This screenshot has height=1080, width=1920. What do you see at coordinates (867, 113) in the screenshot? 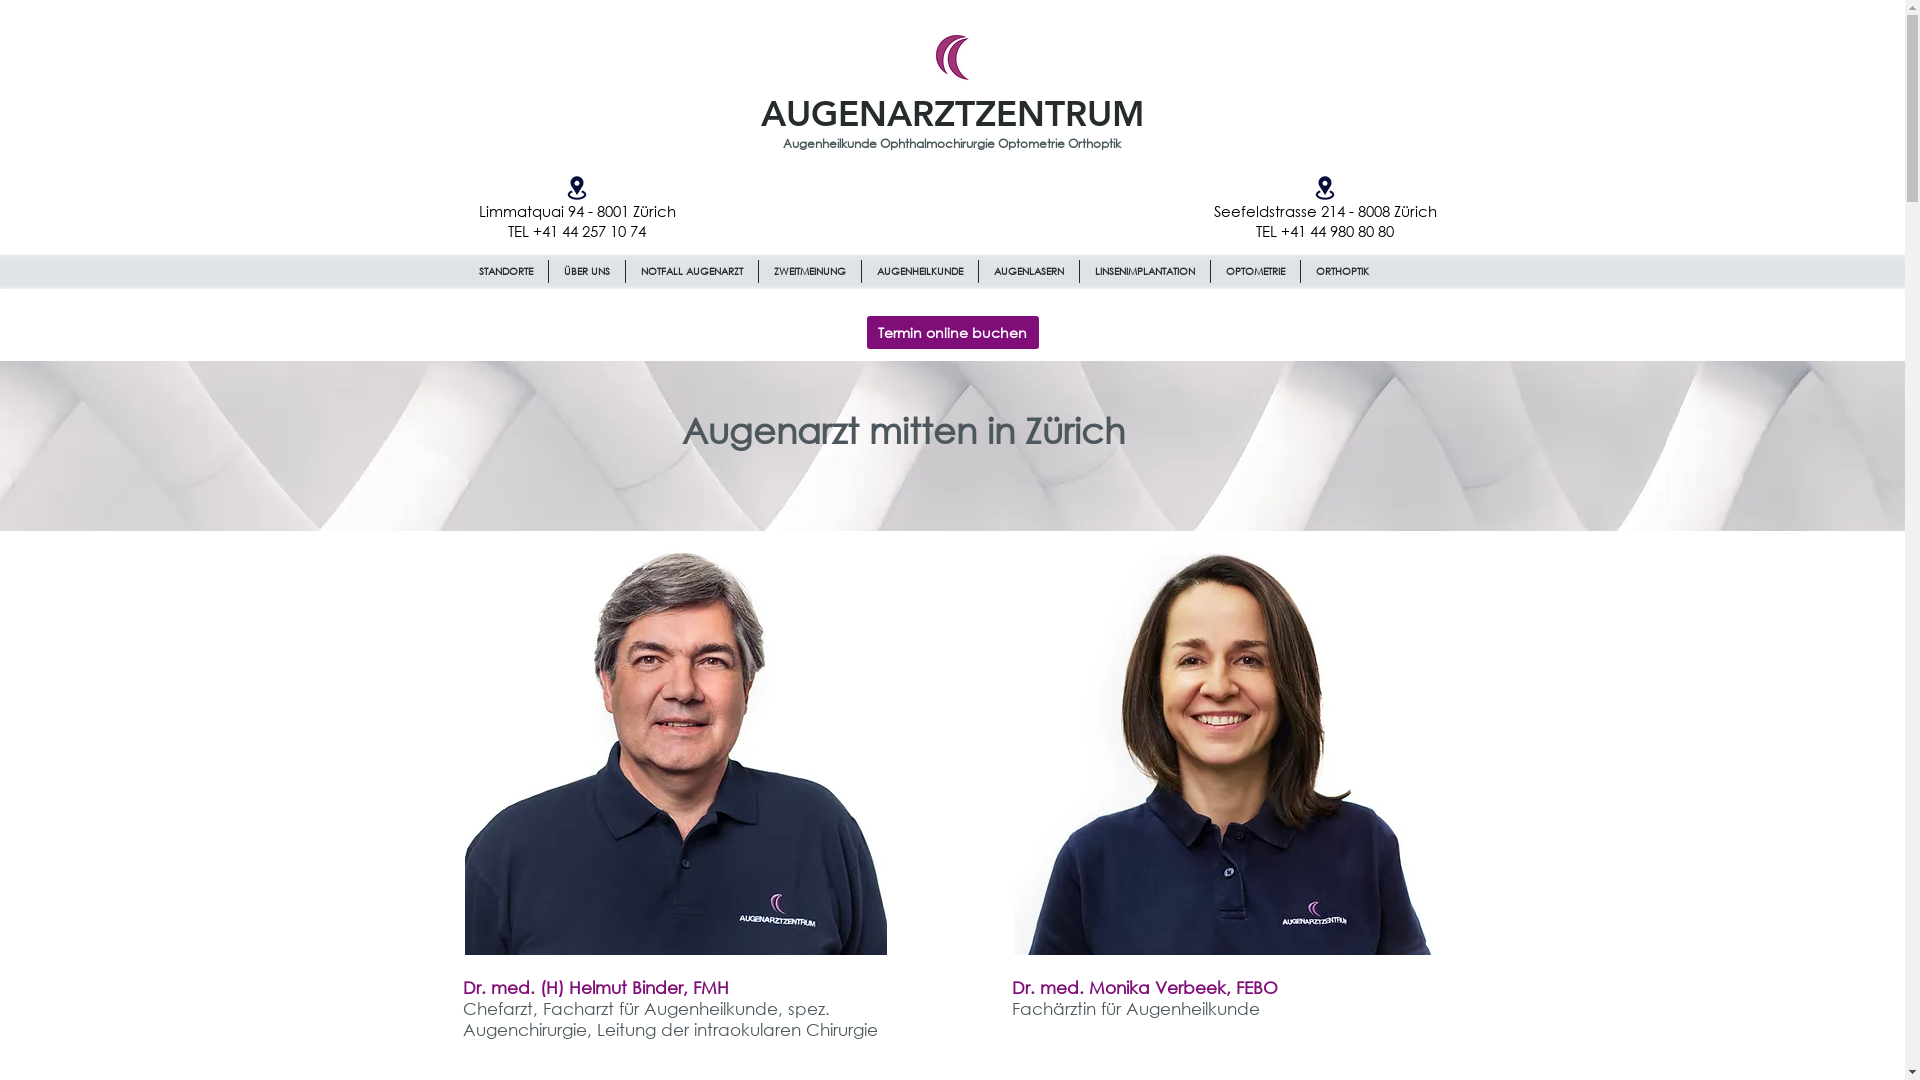
I see `'AUGENARZT'` at bounding box center [867, 113].